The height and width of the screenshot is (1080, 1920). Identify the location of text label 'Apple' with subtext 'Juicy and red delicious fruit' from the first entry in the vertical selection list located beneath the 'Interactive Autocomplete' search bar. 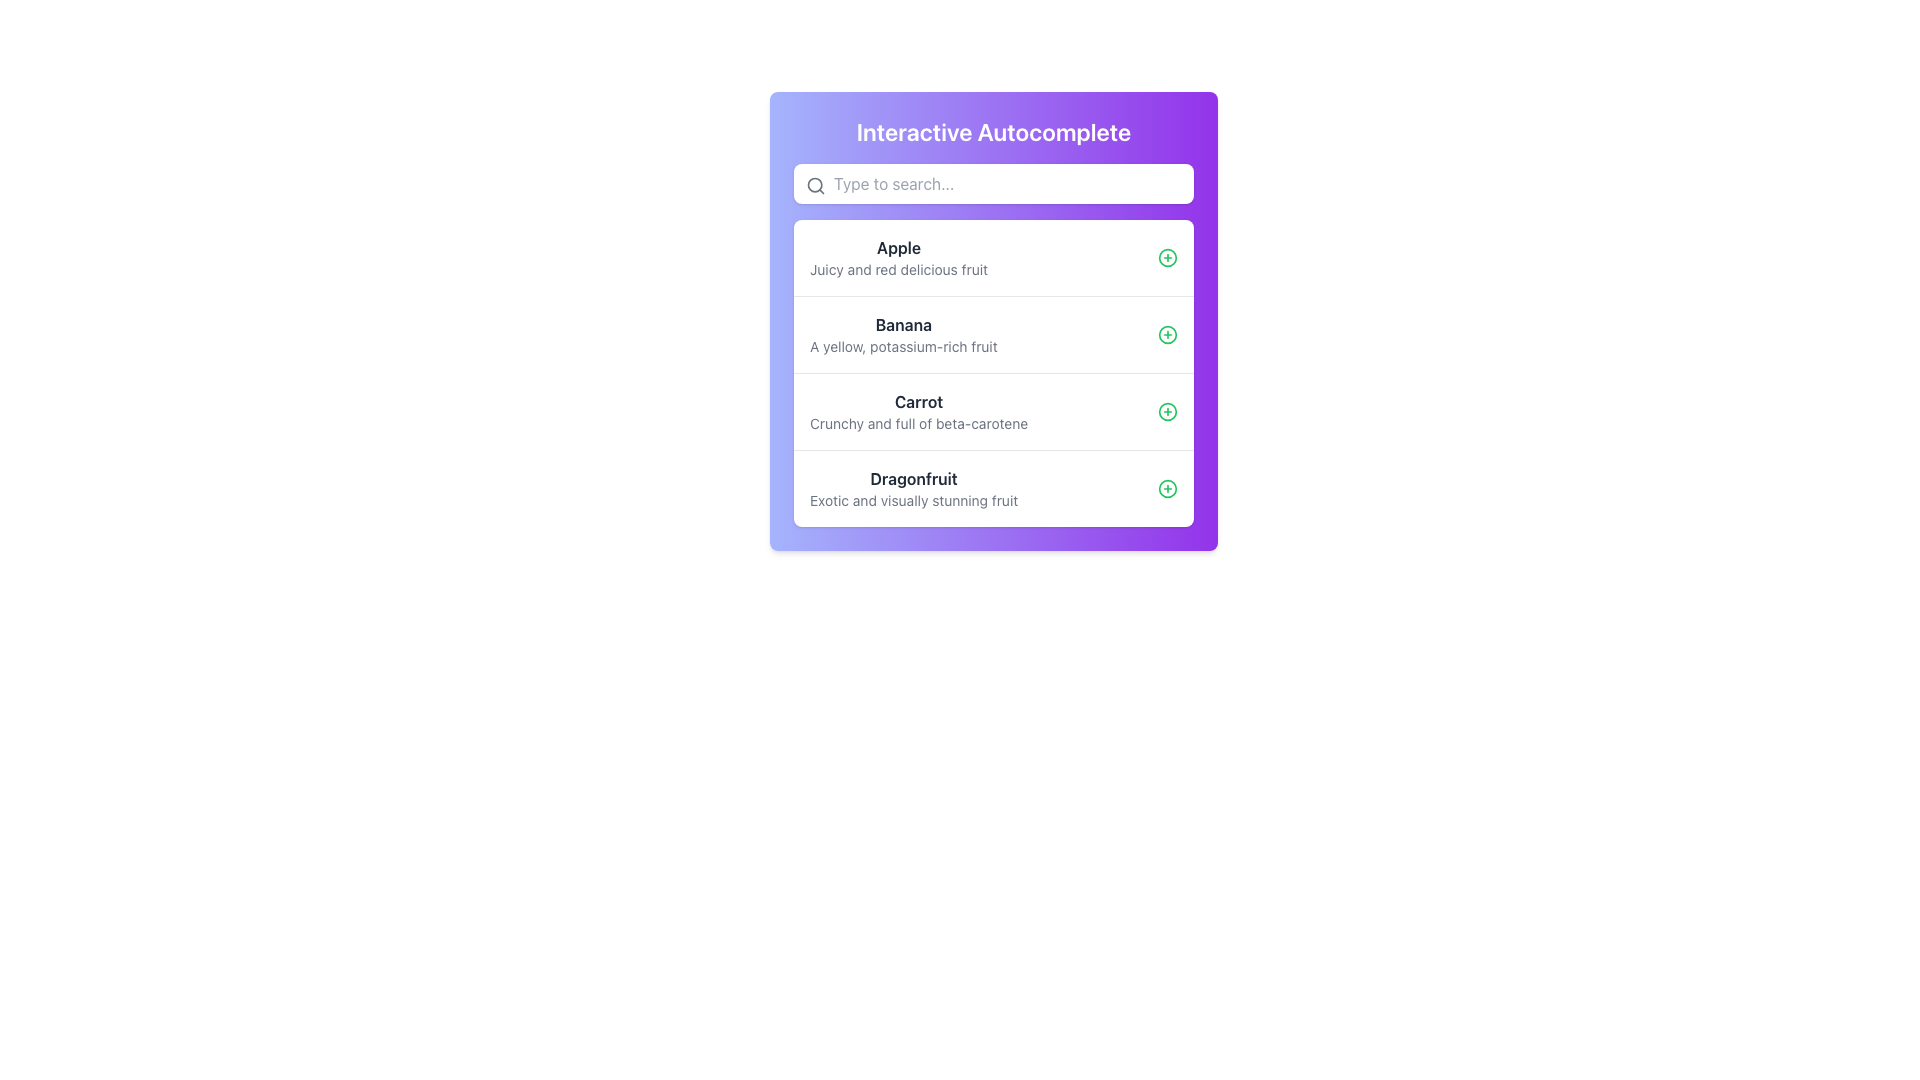
(897, 257).